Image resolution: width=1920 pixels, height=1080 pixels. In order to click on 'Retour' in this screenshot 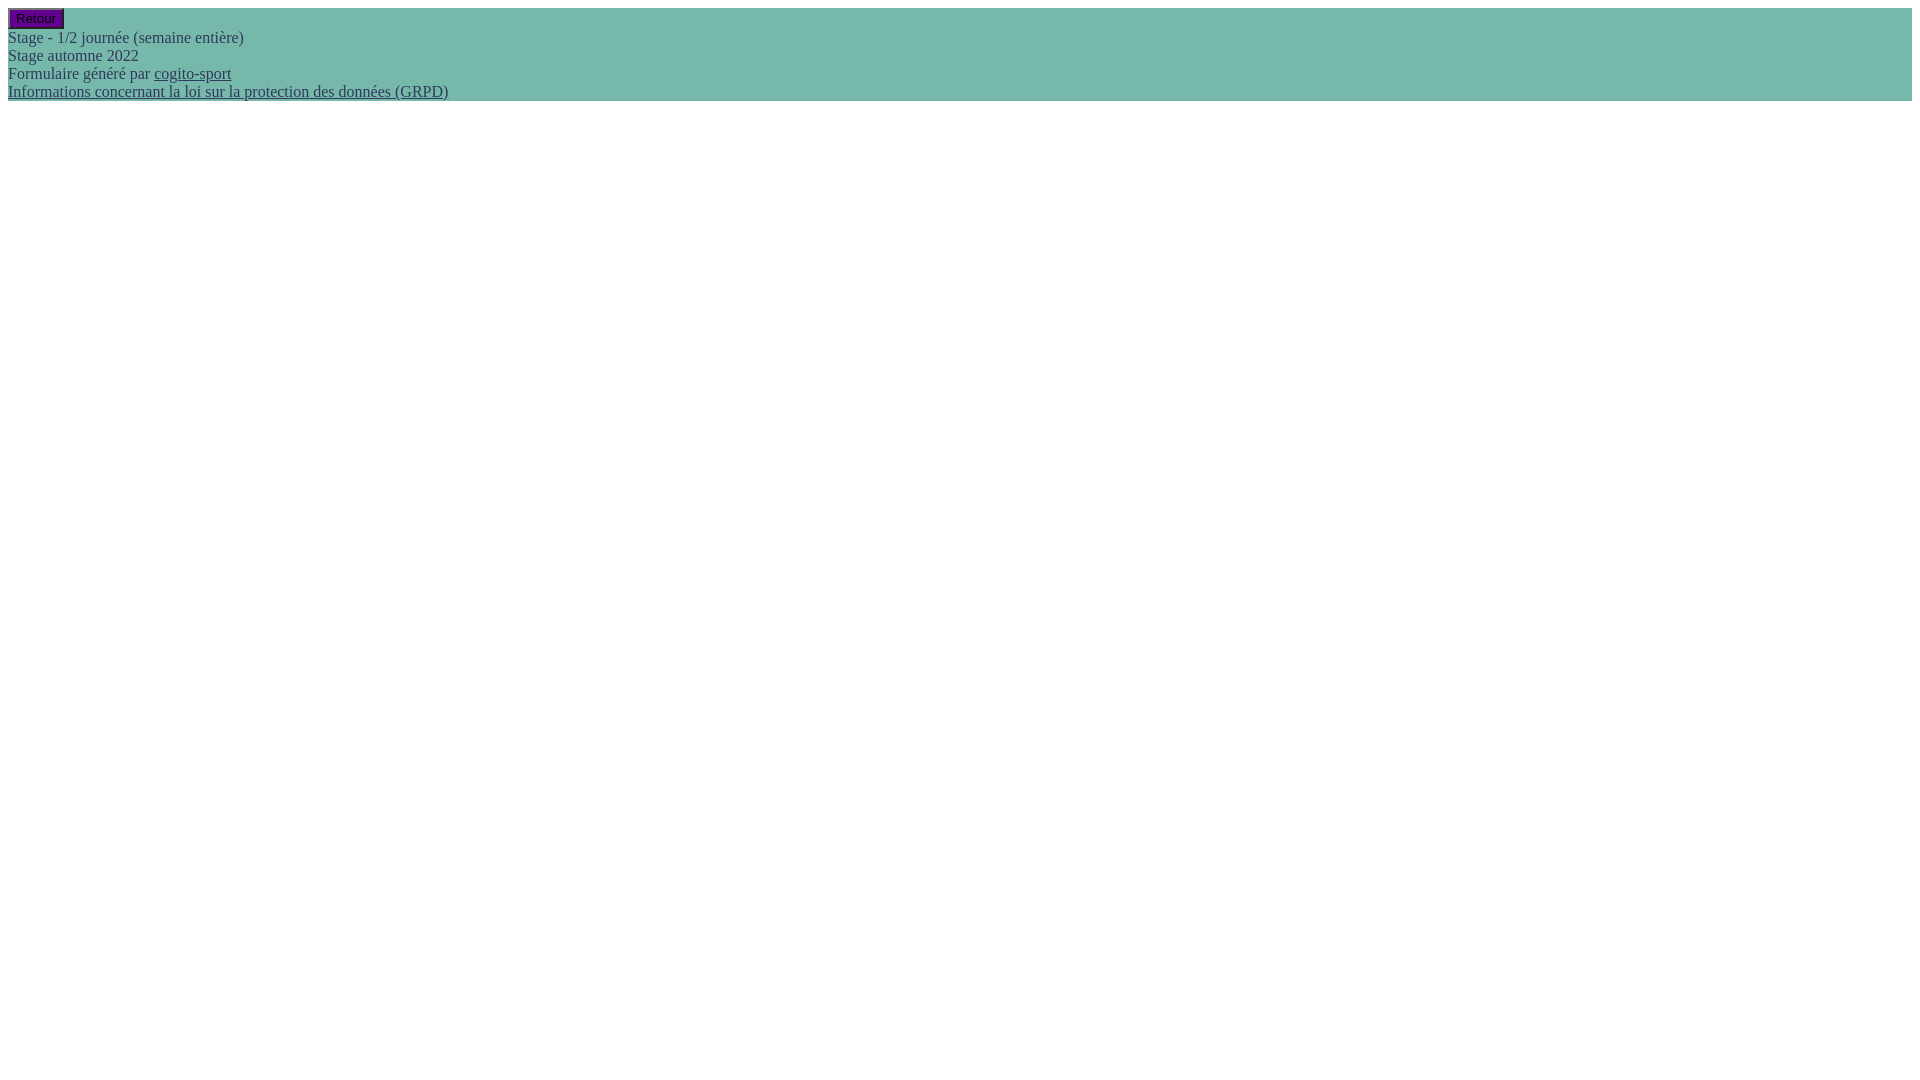, I will do `click(35, 18)`.